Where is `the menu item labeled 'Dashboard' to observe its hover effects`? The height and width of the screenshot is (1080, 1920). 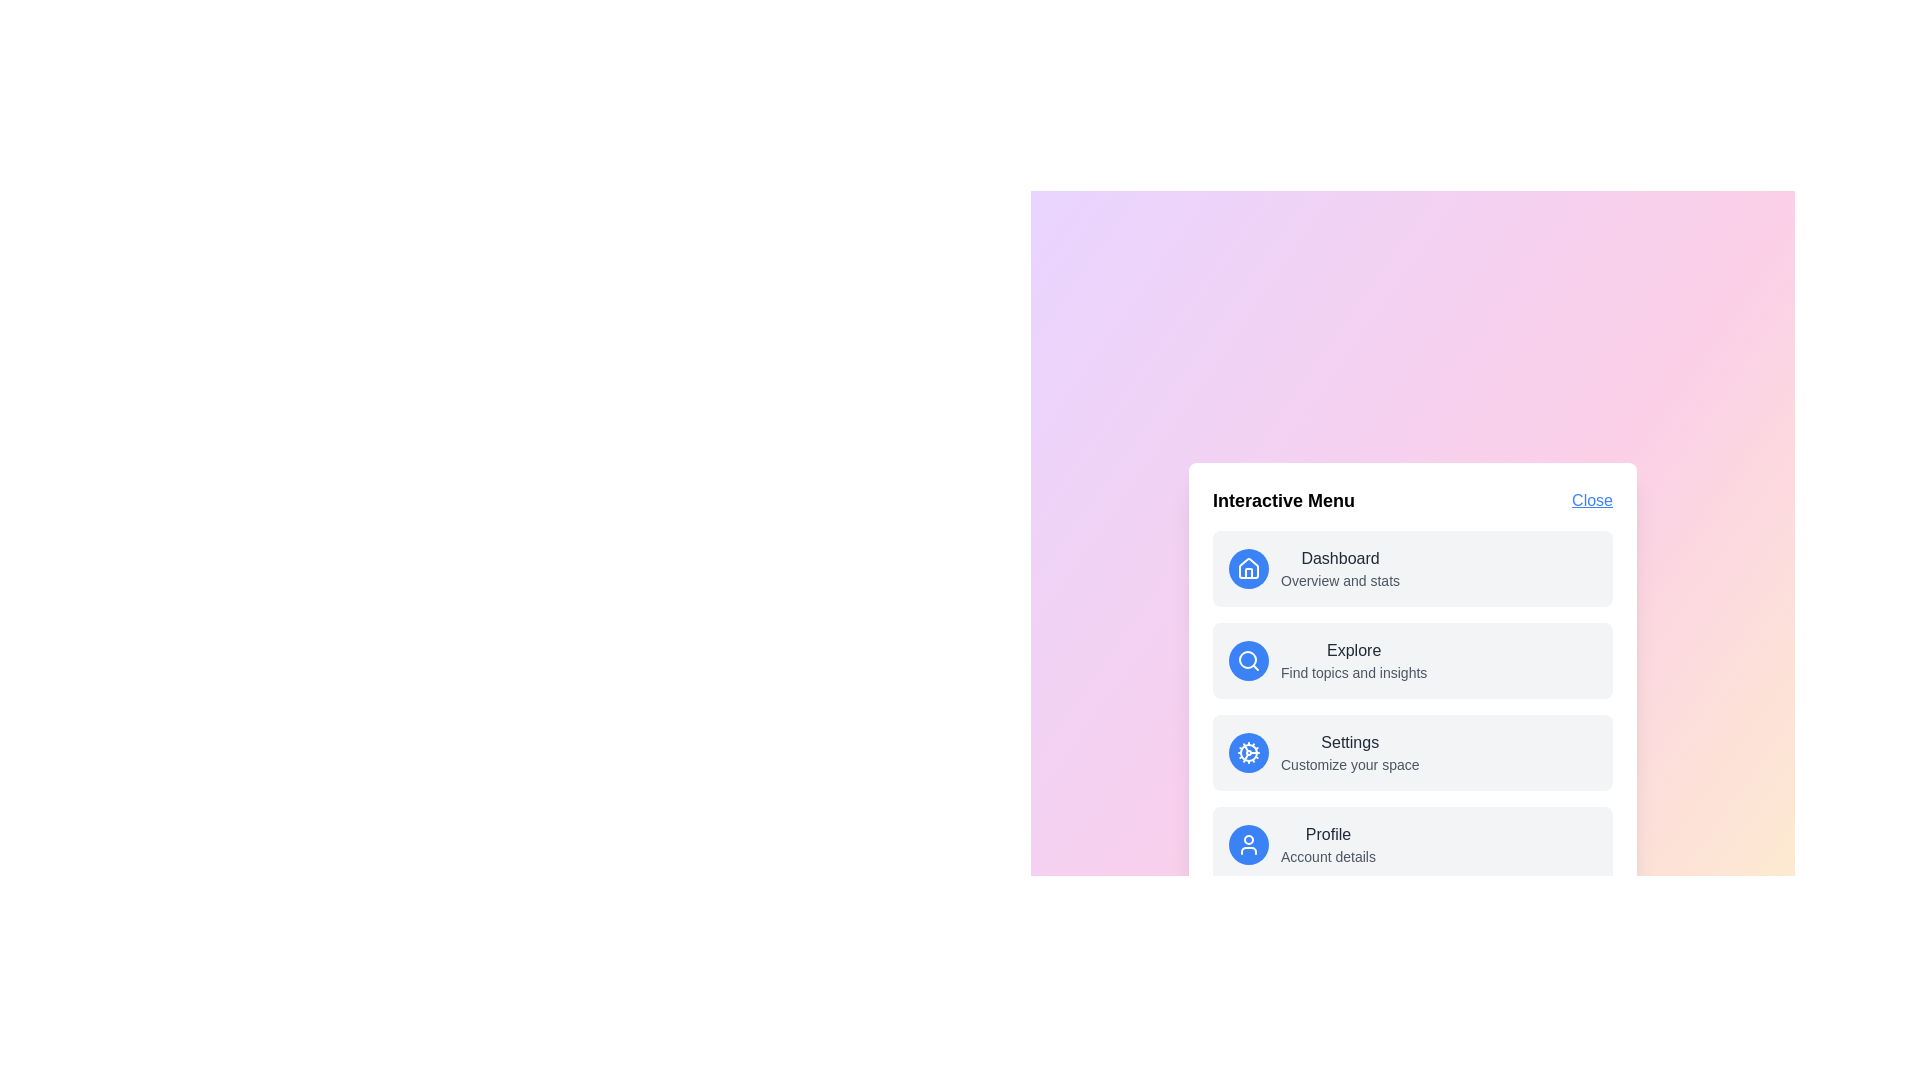 the menu item labeled 'Dashboard' to observe its hover effects is located at coordinates (1411, 569).